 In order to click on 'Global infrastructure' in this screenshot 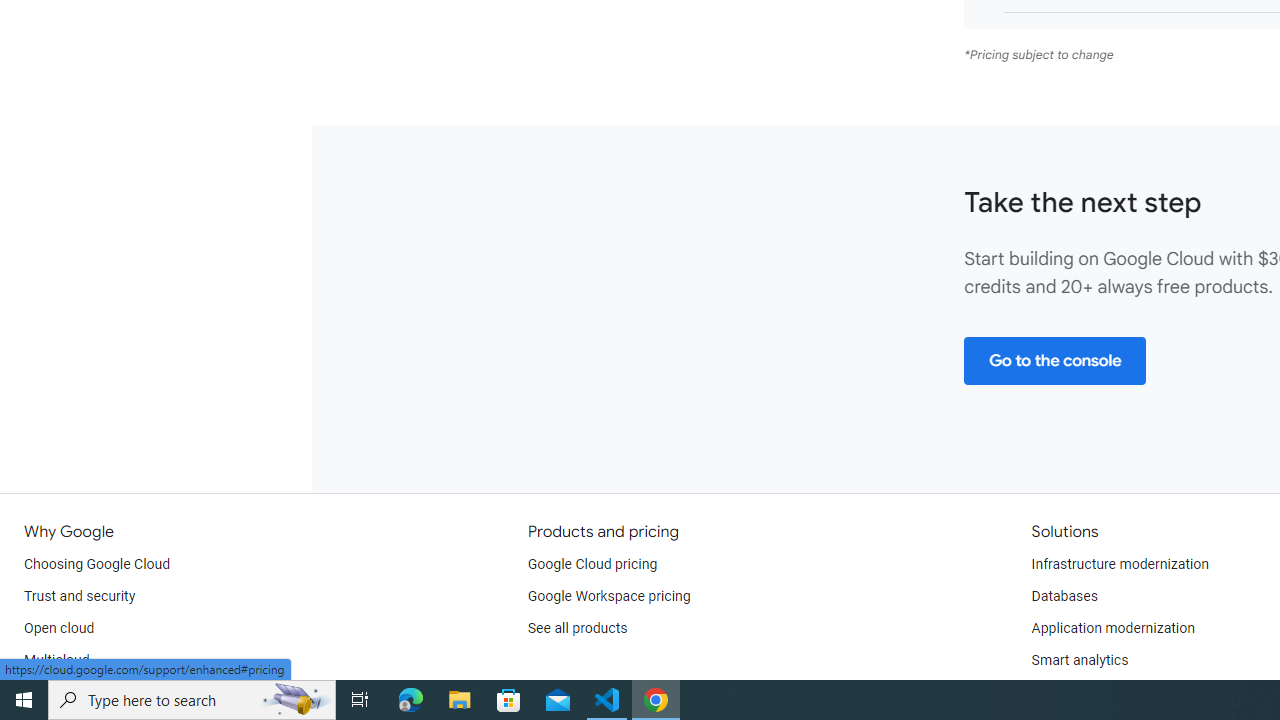, I will do `click(87, 691)`.